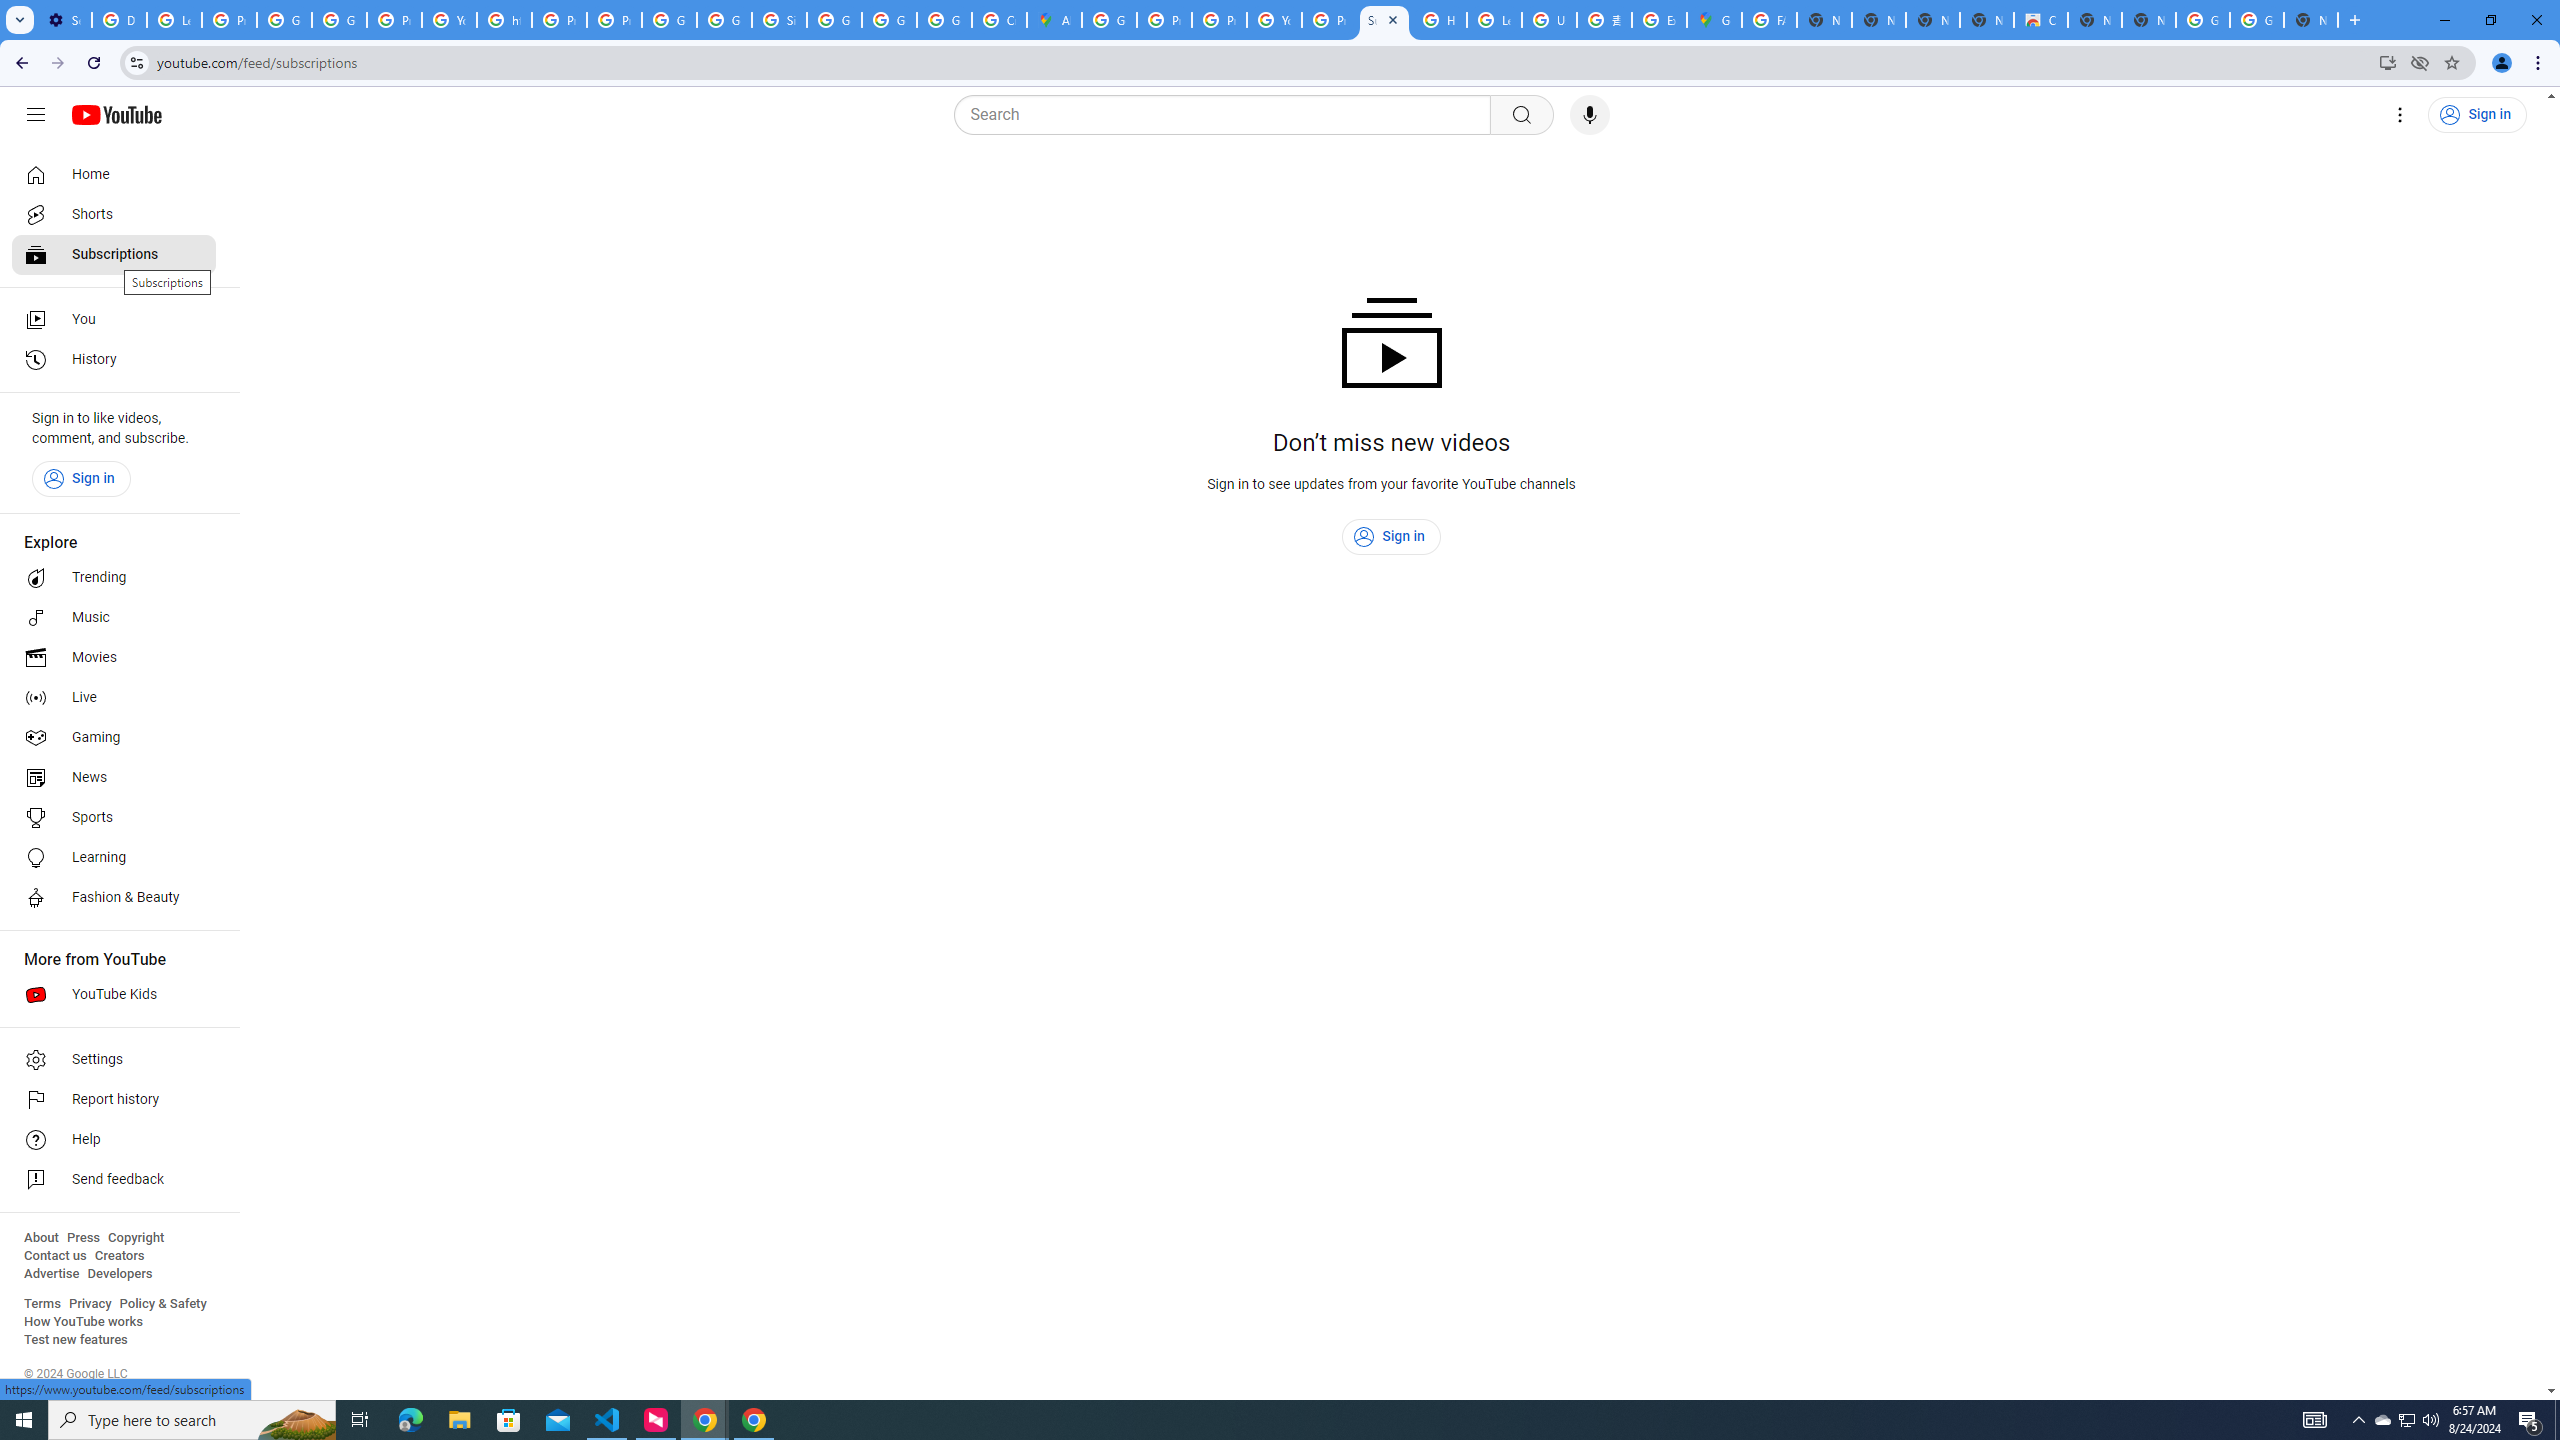 Image resolution: width=2560 pixels, height=1440 pixels. What do you see at coordinates (1712, 19) in the screenshot?
I see `'Google Maps'` at bounding box center [1712, 19].